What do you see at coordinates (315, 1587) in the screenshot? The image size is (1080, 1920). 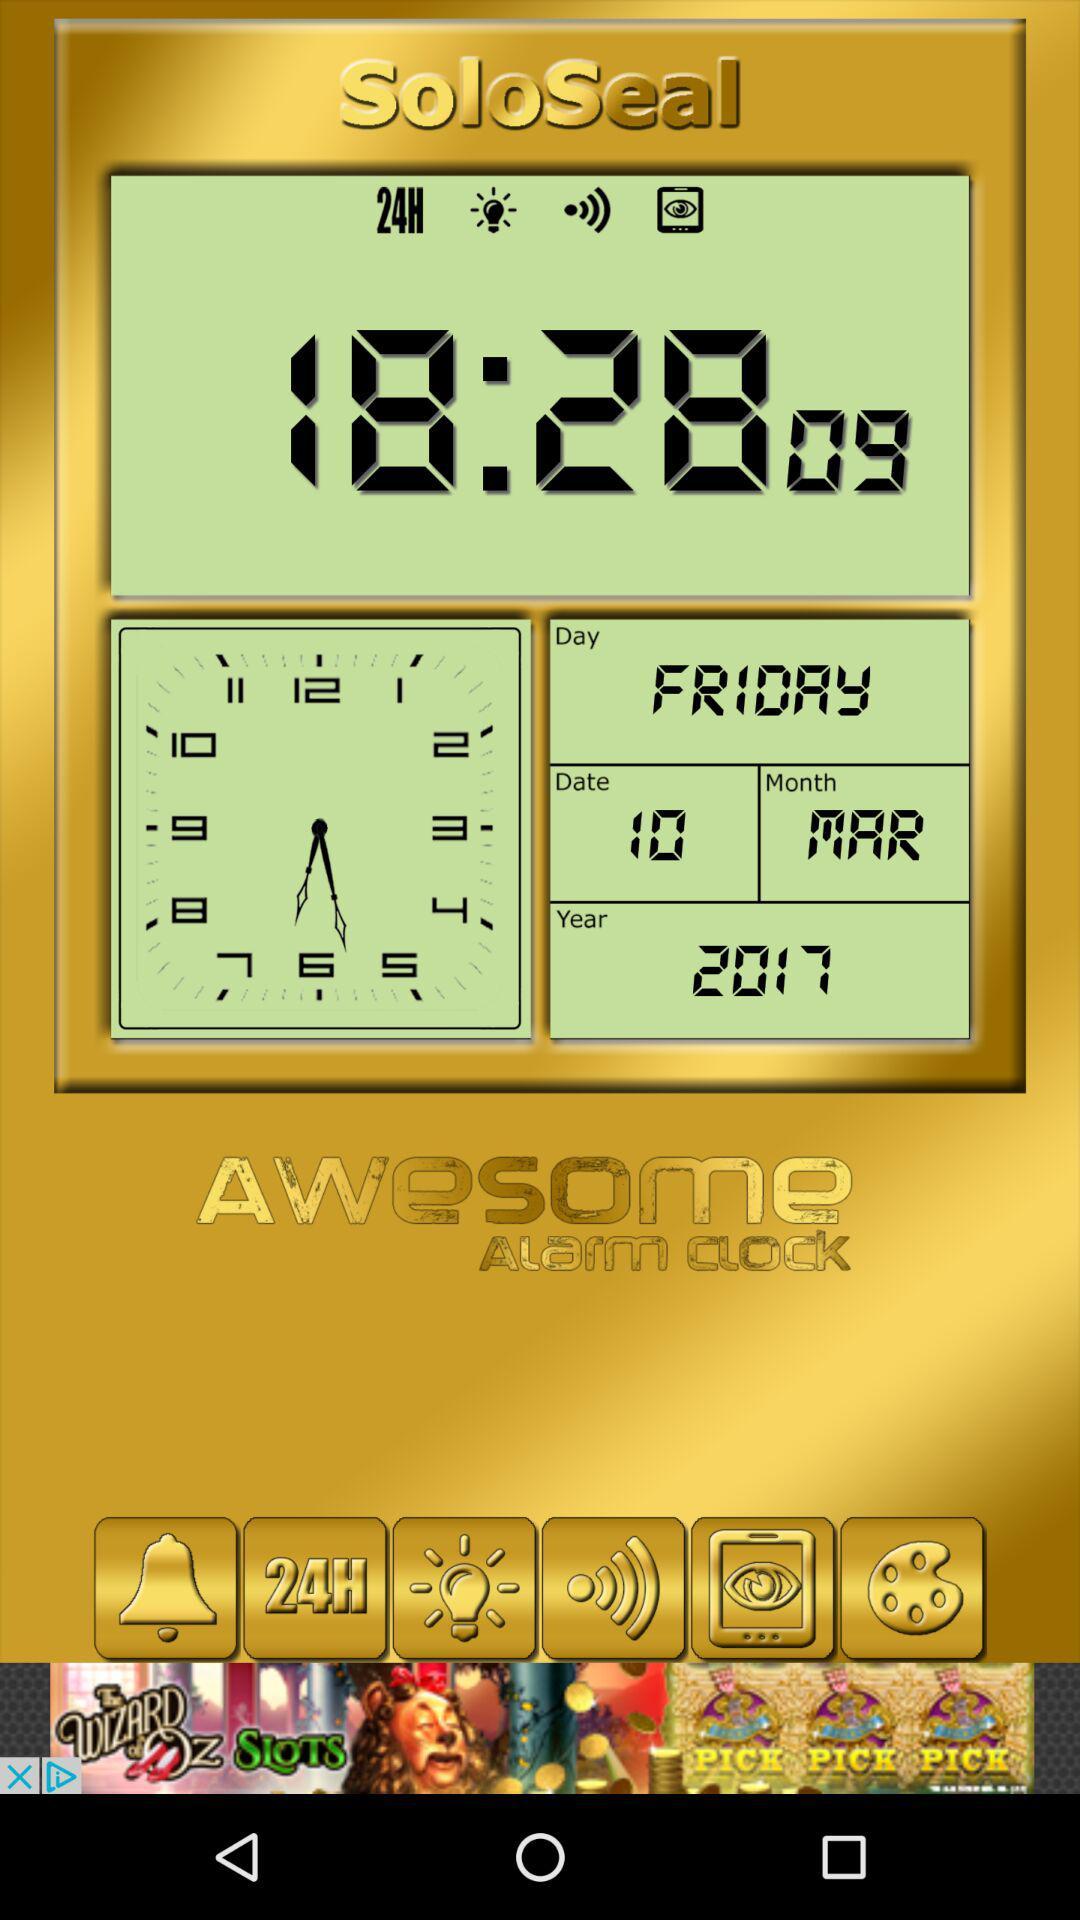 I see `blink option` at bounding box center [315, 1587].